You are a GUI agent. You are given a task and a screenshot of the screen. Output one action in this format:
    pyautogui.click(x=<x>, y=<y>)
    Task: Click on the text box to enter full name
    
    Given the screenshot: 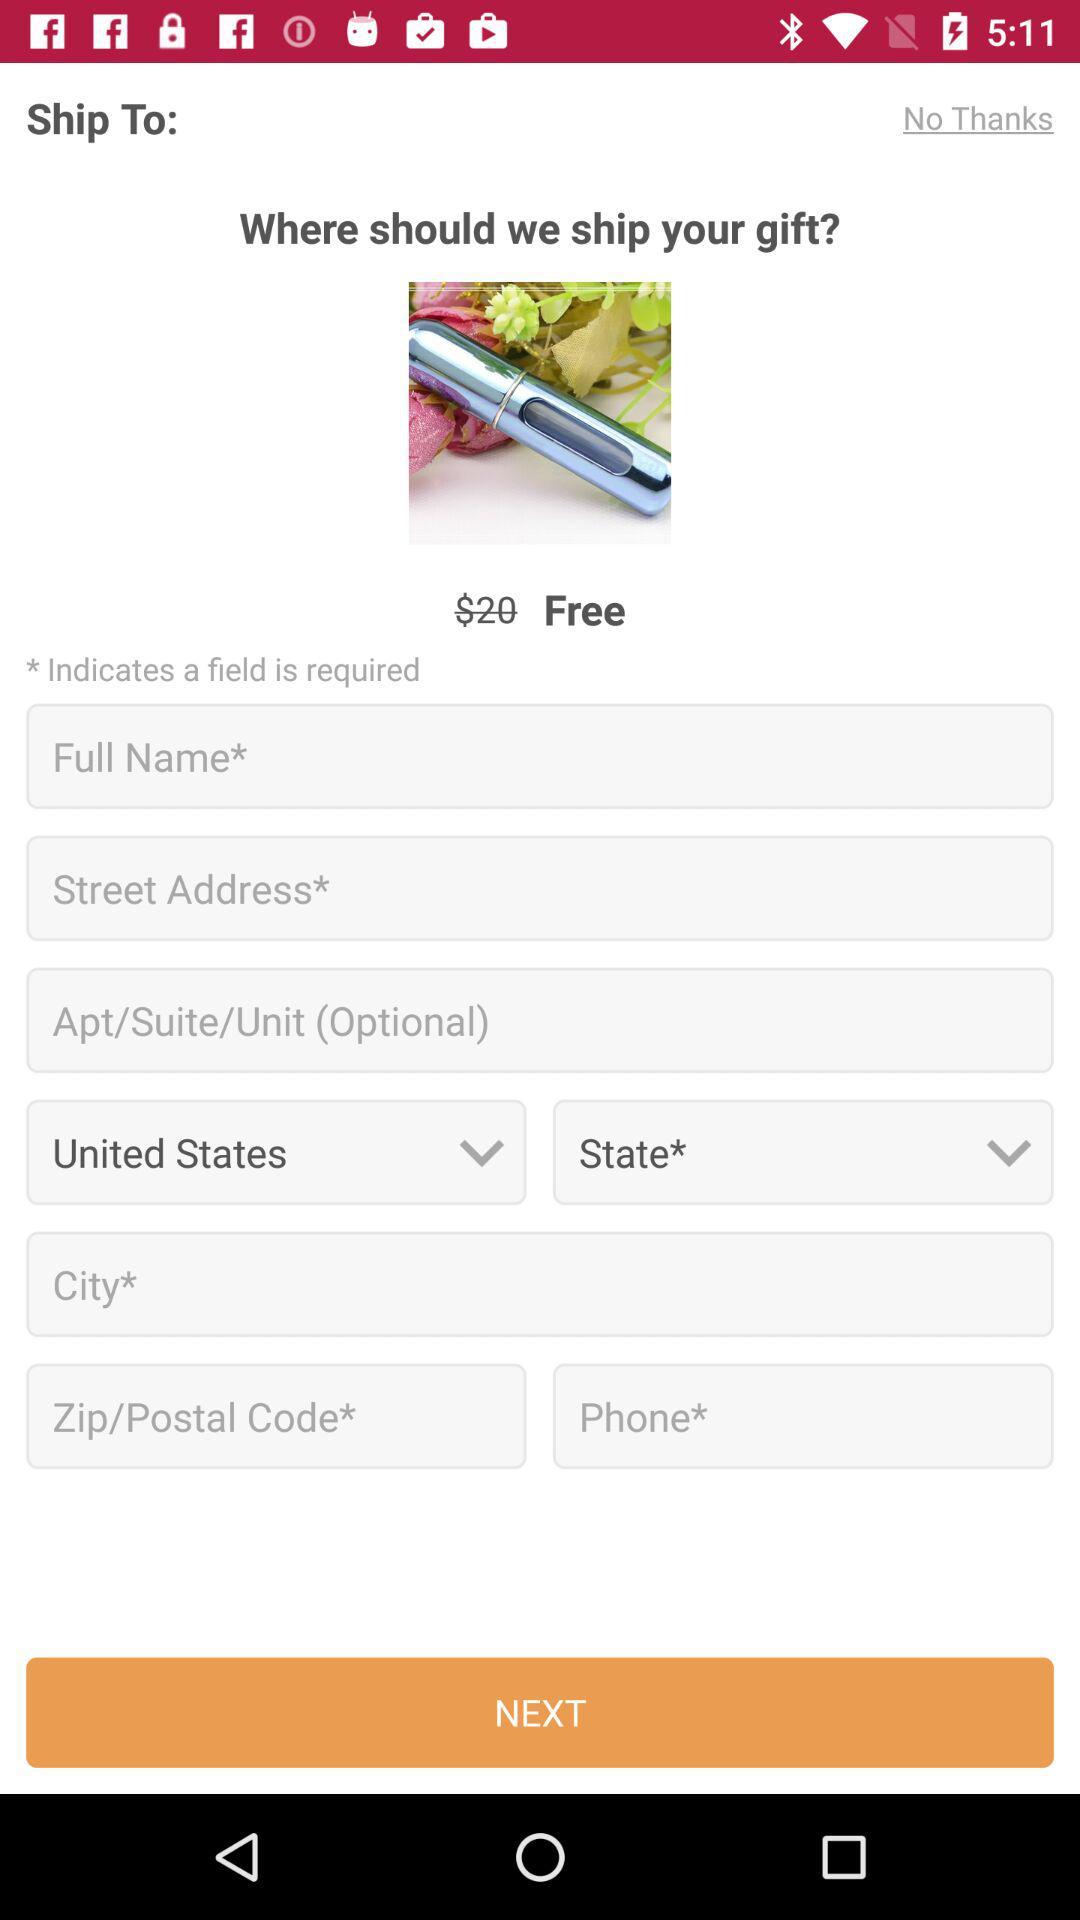 What is the action you would take?
    pyautogui.click(x=540, y=755)
    